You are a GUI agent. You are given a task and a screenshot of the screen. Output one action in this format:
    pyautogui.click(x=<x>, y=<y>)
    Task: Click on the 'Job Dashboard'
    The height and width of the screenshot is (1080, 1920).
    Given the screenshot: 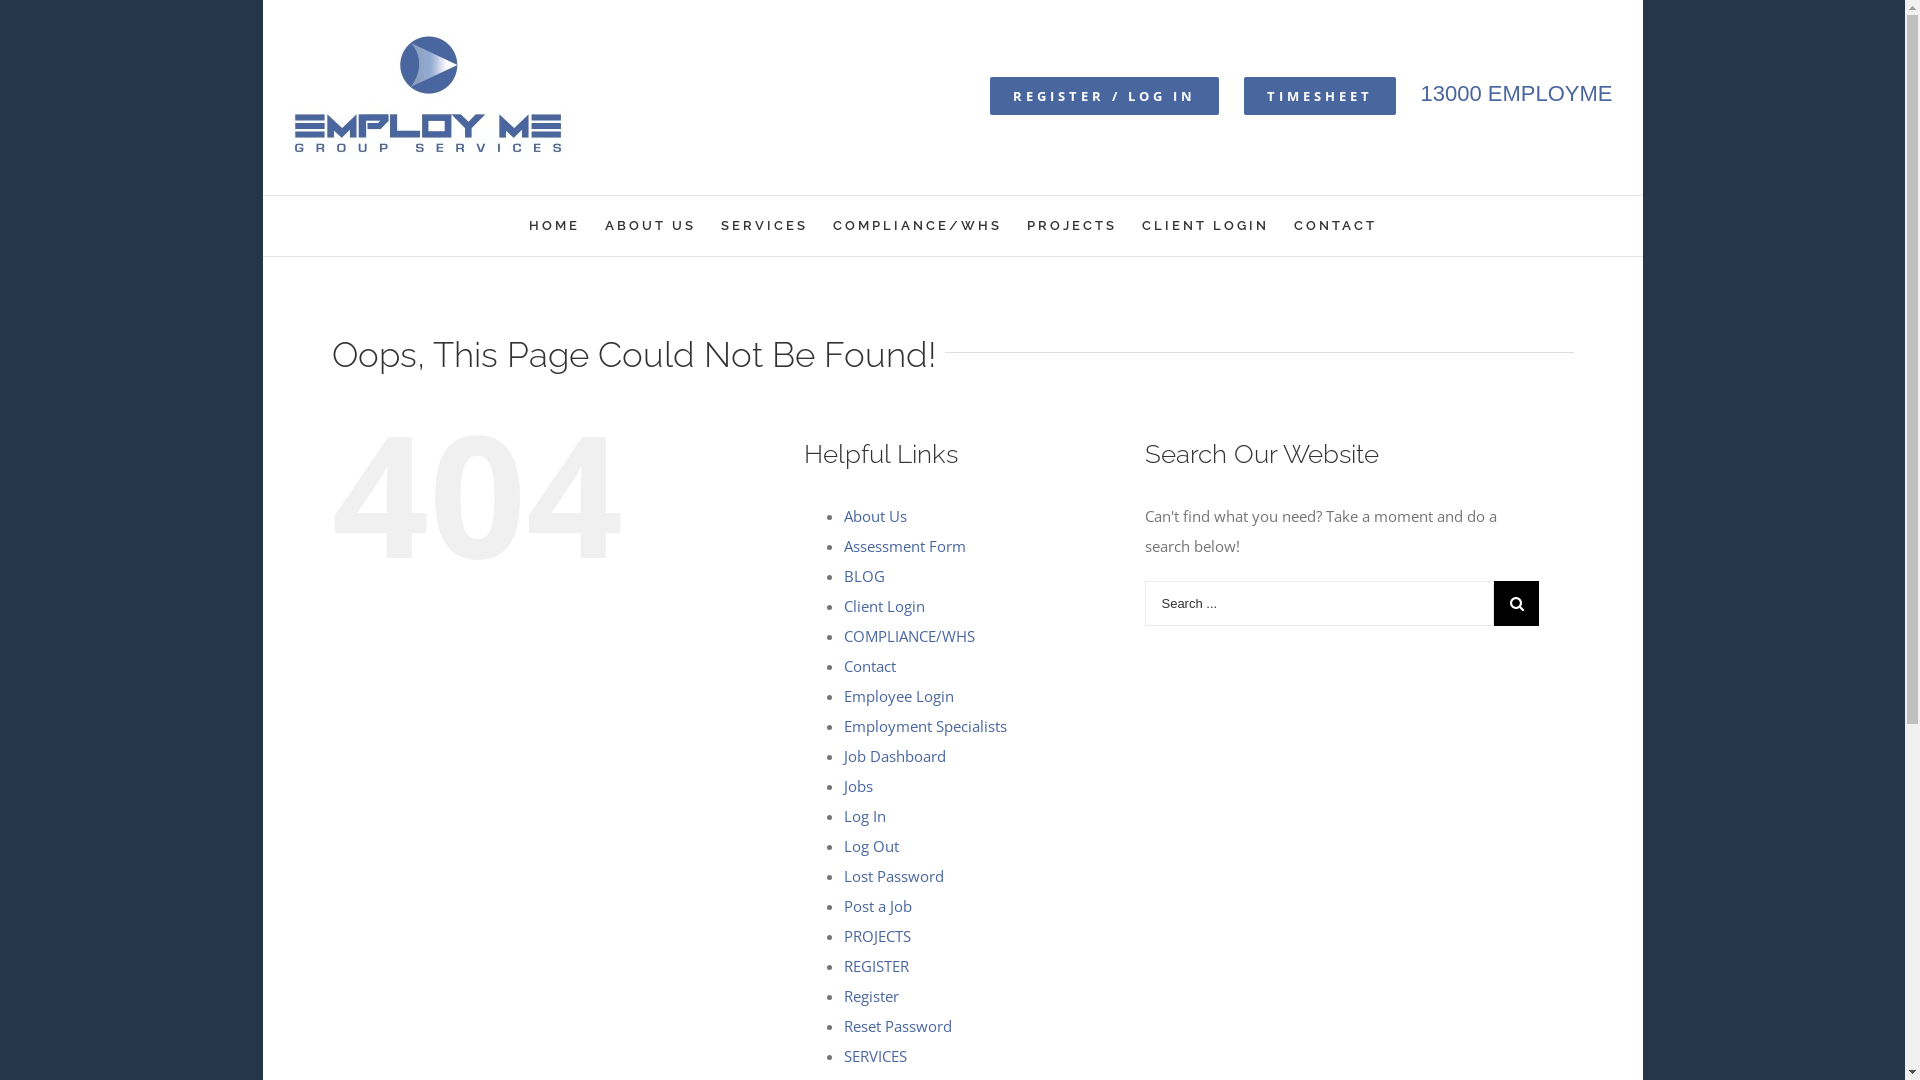 What is the action you would take?
    pyautogui.click(x=893, y=756)
    